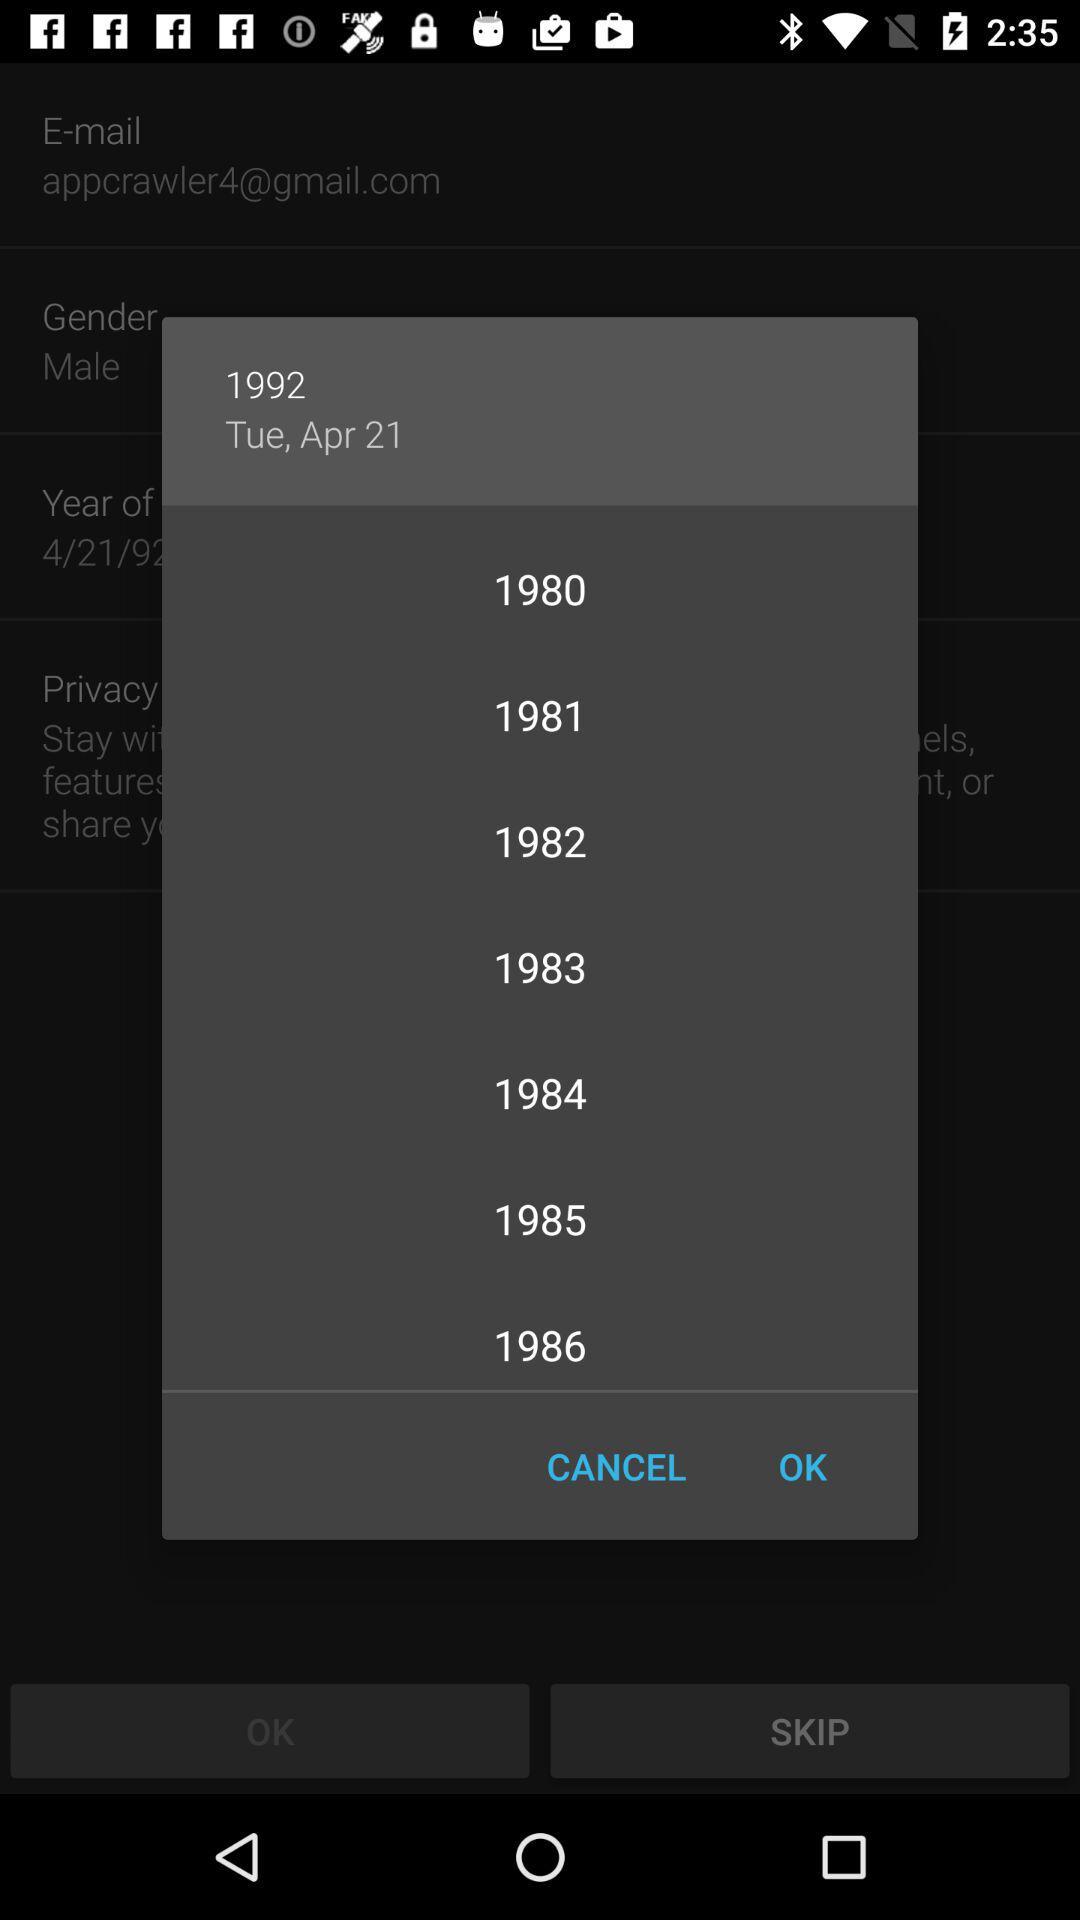 This screenshot has width=1080, height=1920. I want to click on the button to the left of the ok button, so click(615, 1466).